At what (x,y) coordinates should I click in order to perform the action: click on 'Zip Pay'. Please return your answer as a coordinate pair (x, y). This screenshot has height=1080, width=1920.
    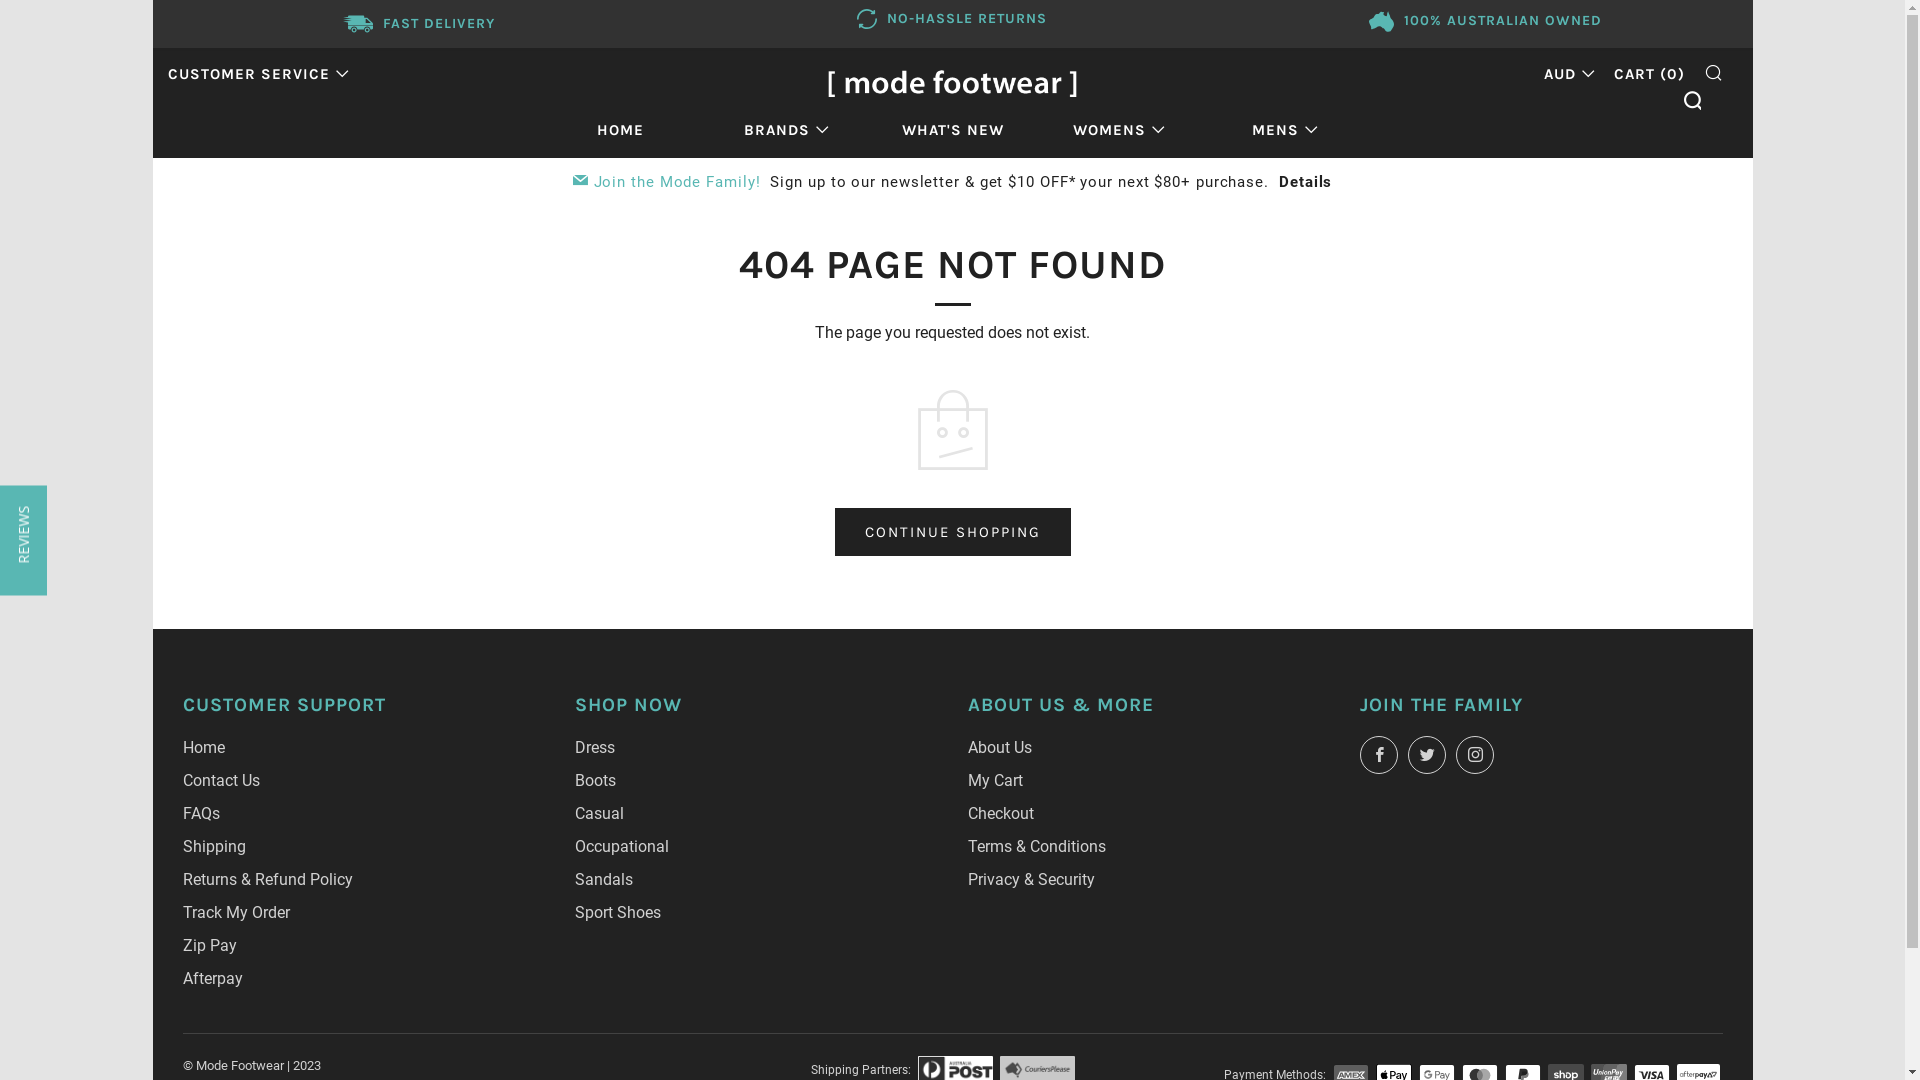
    Looking at the image, I should click on (209, 945).